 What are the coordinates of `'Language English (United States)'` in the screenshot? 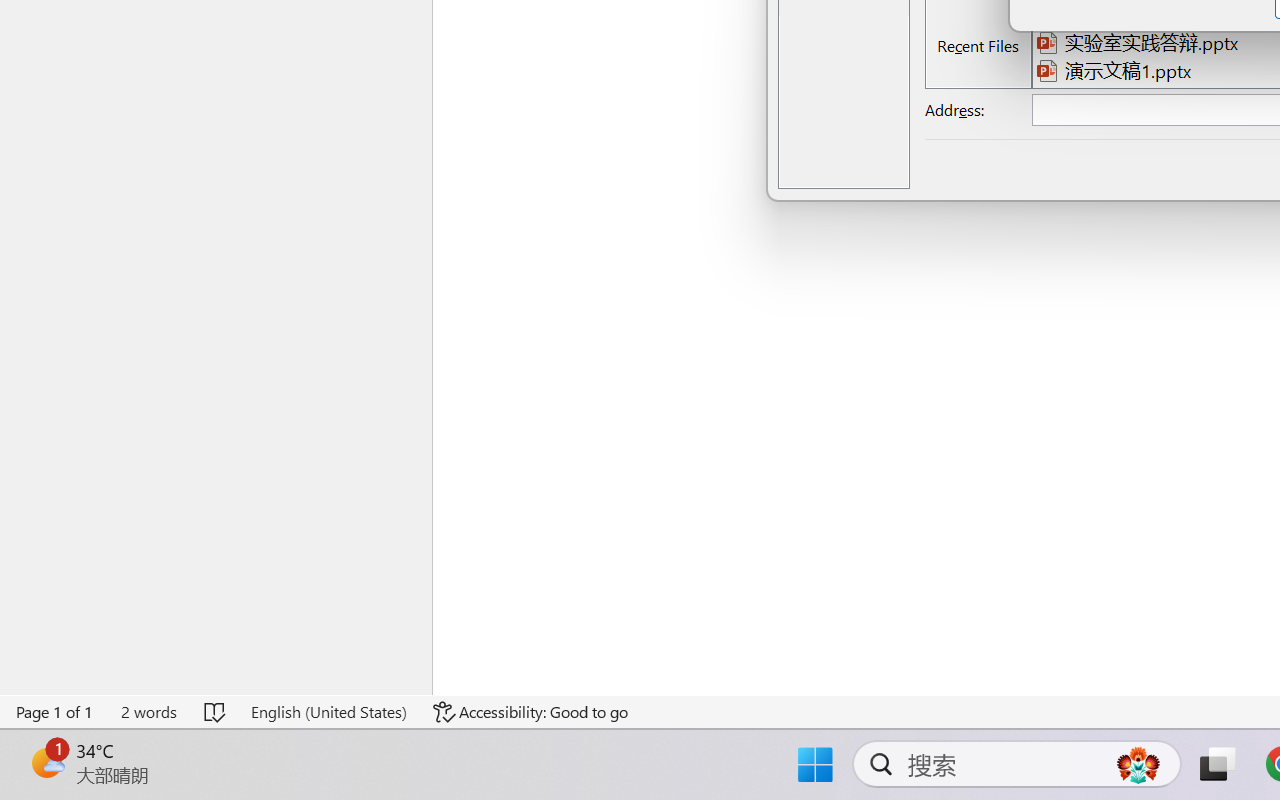 It's located at (328, 711).